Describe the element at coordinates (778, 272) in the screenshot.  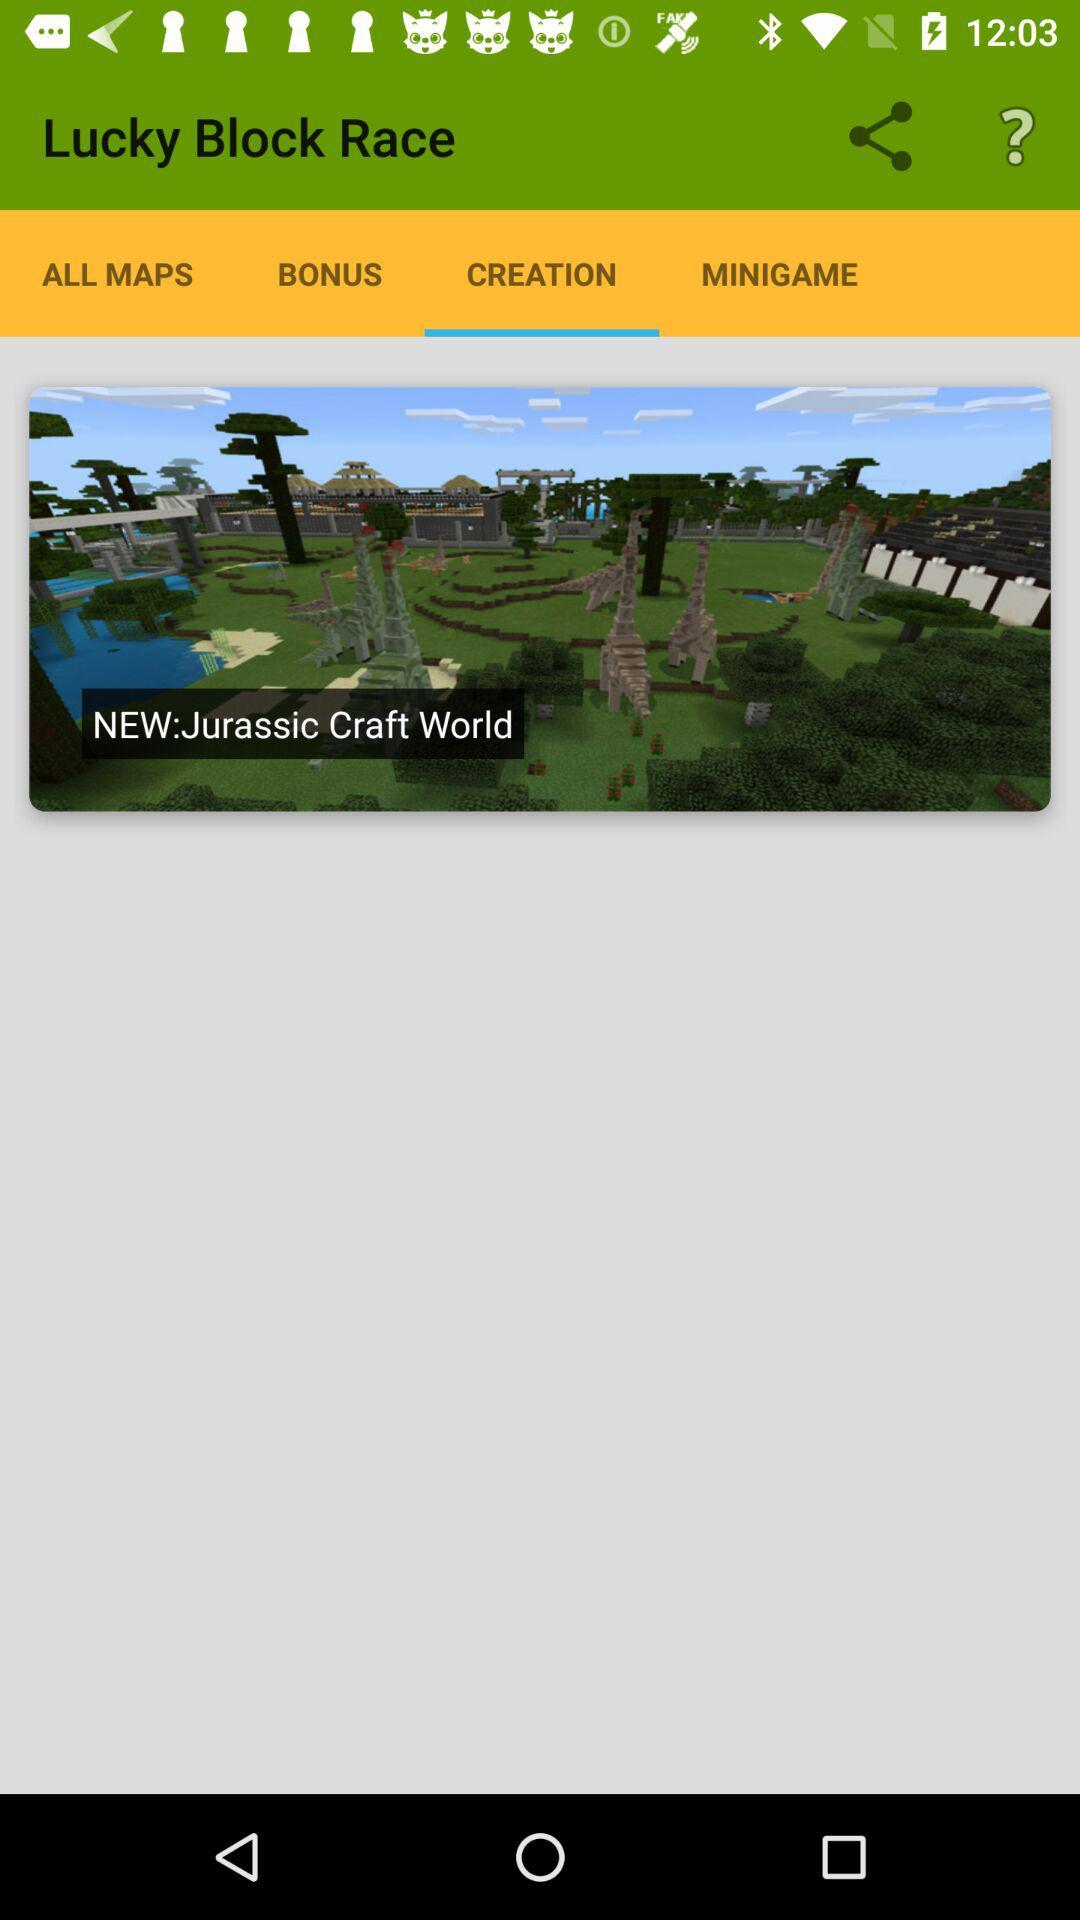
I see `minigame` at that location.